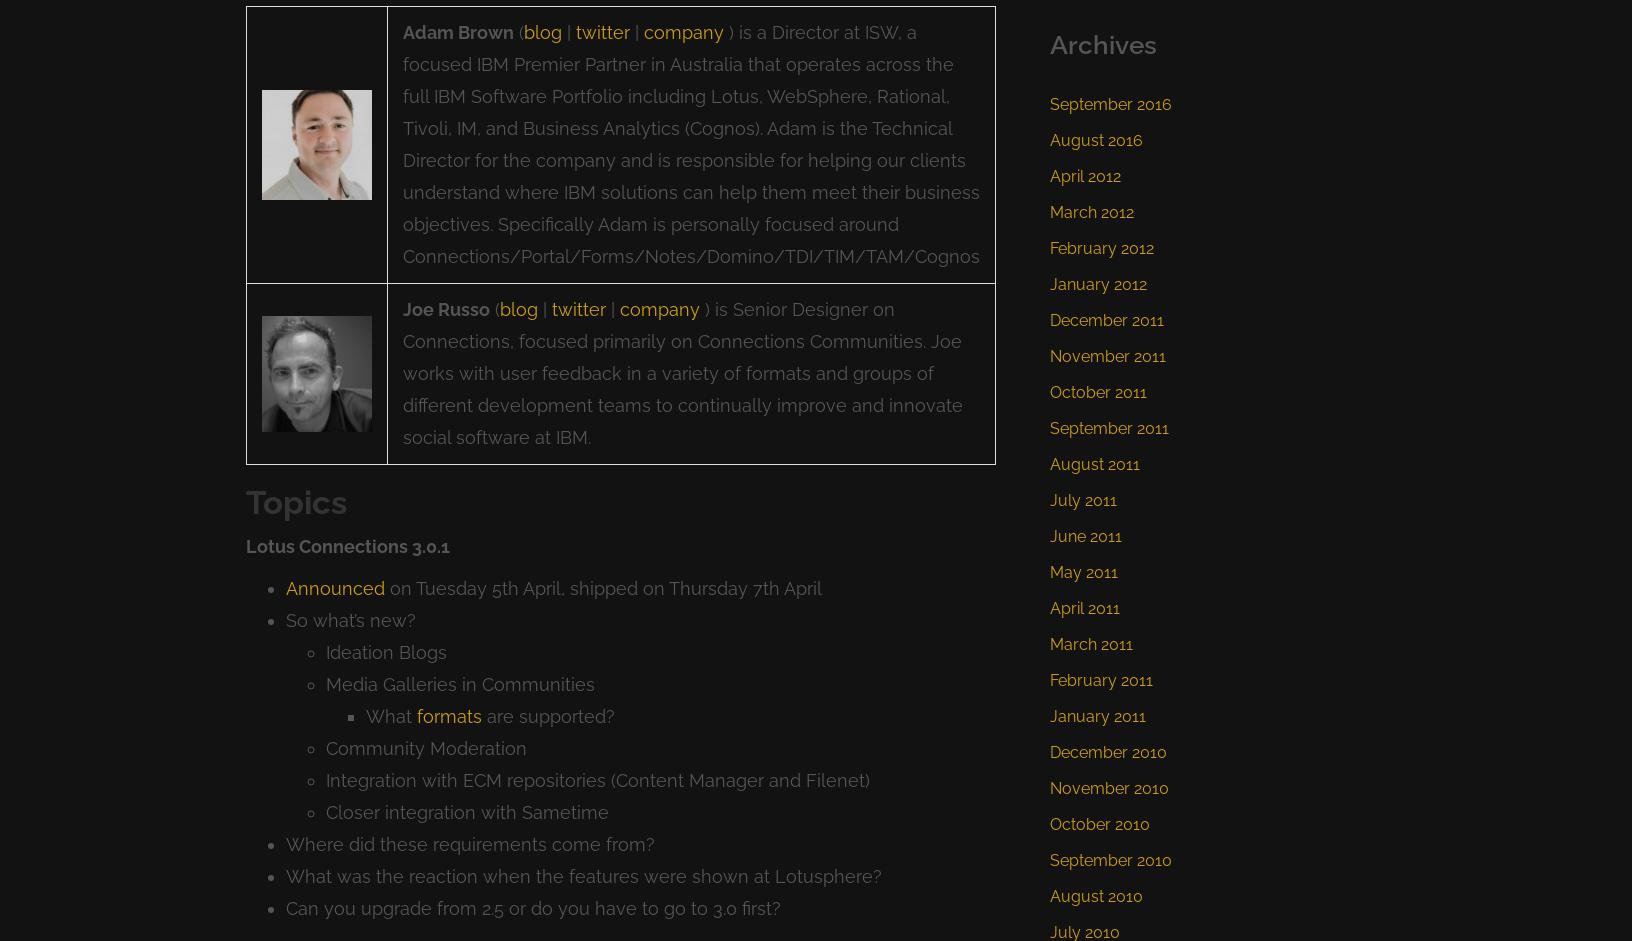 The height and width of the screenshot is (941, 1632). I want to click on 'August 2016', so click(1095, 138).